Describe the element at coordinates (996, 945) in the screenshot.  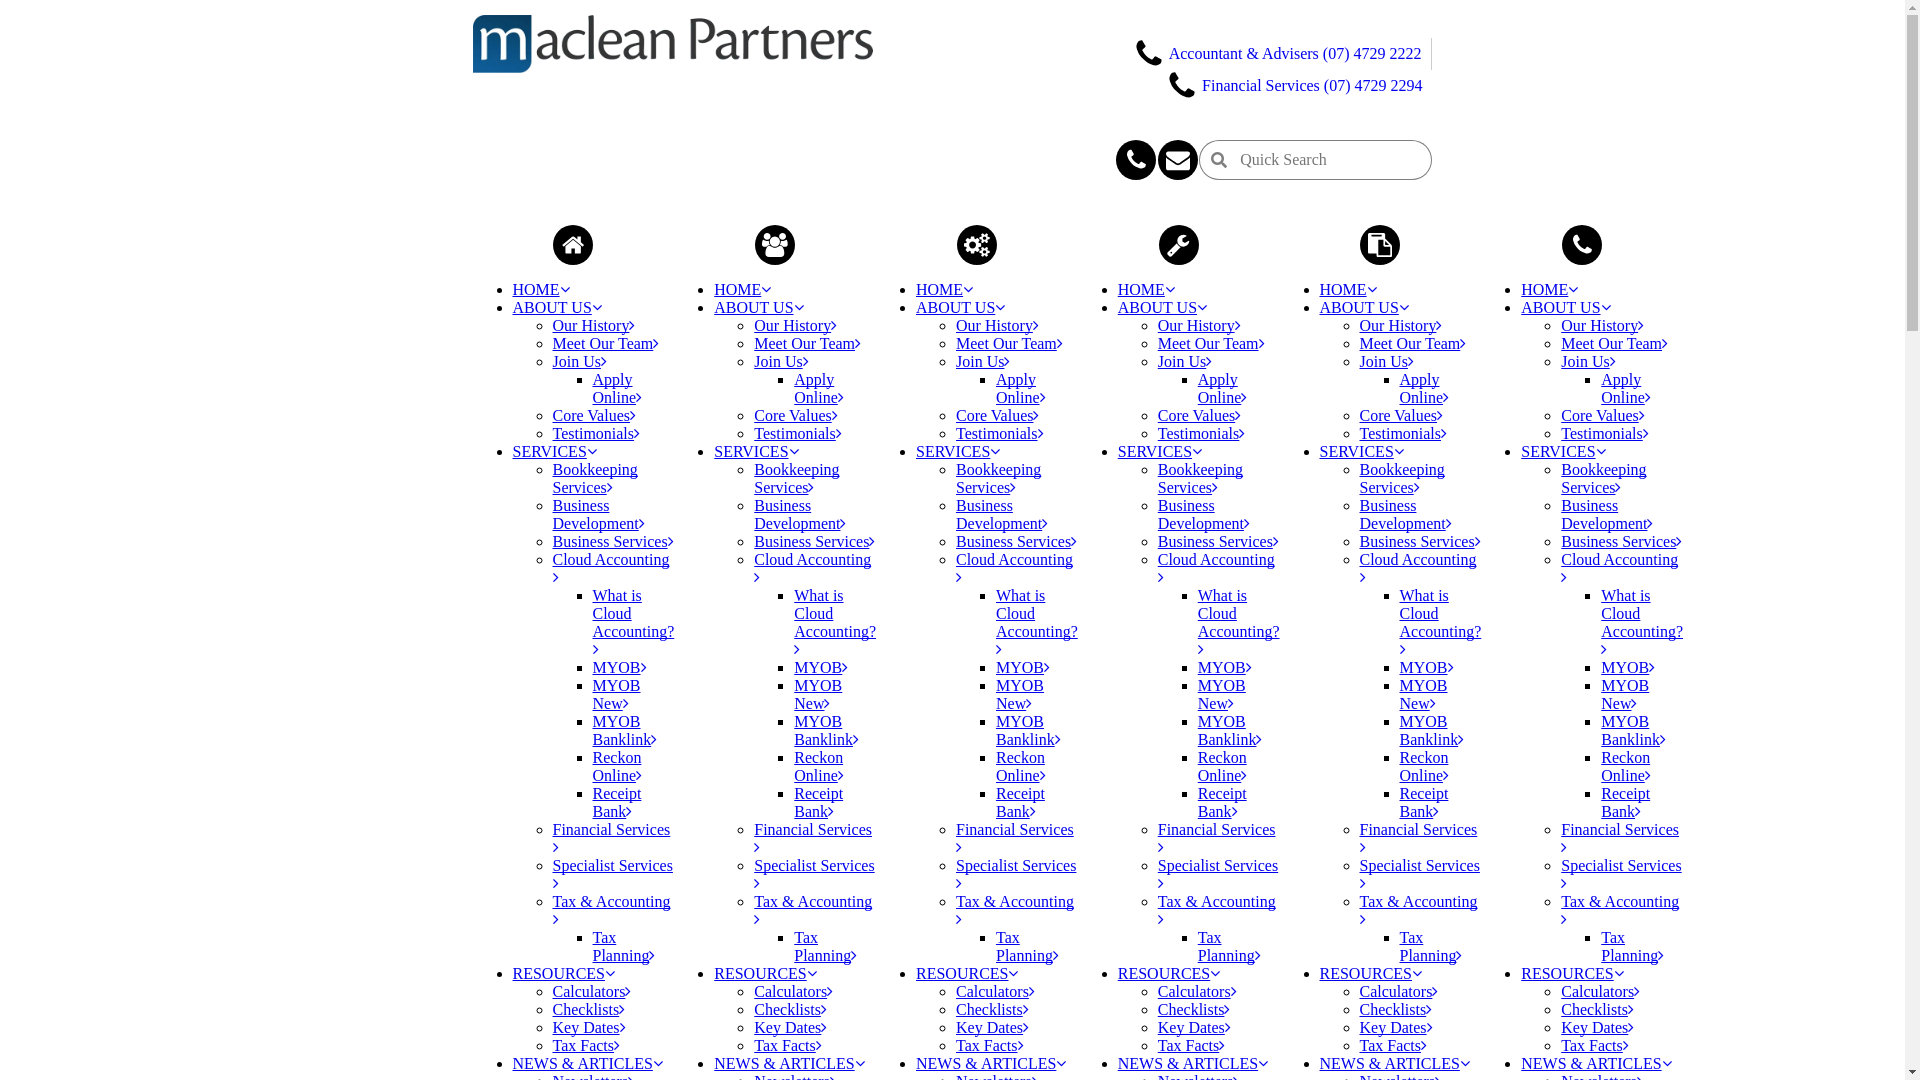
I see `'Tax Planning'` at that location.